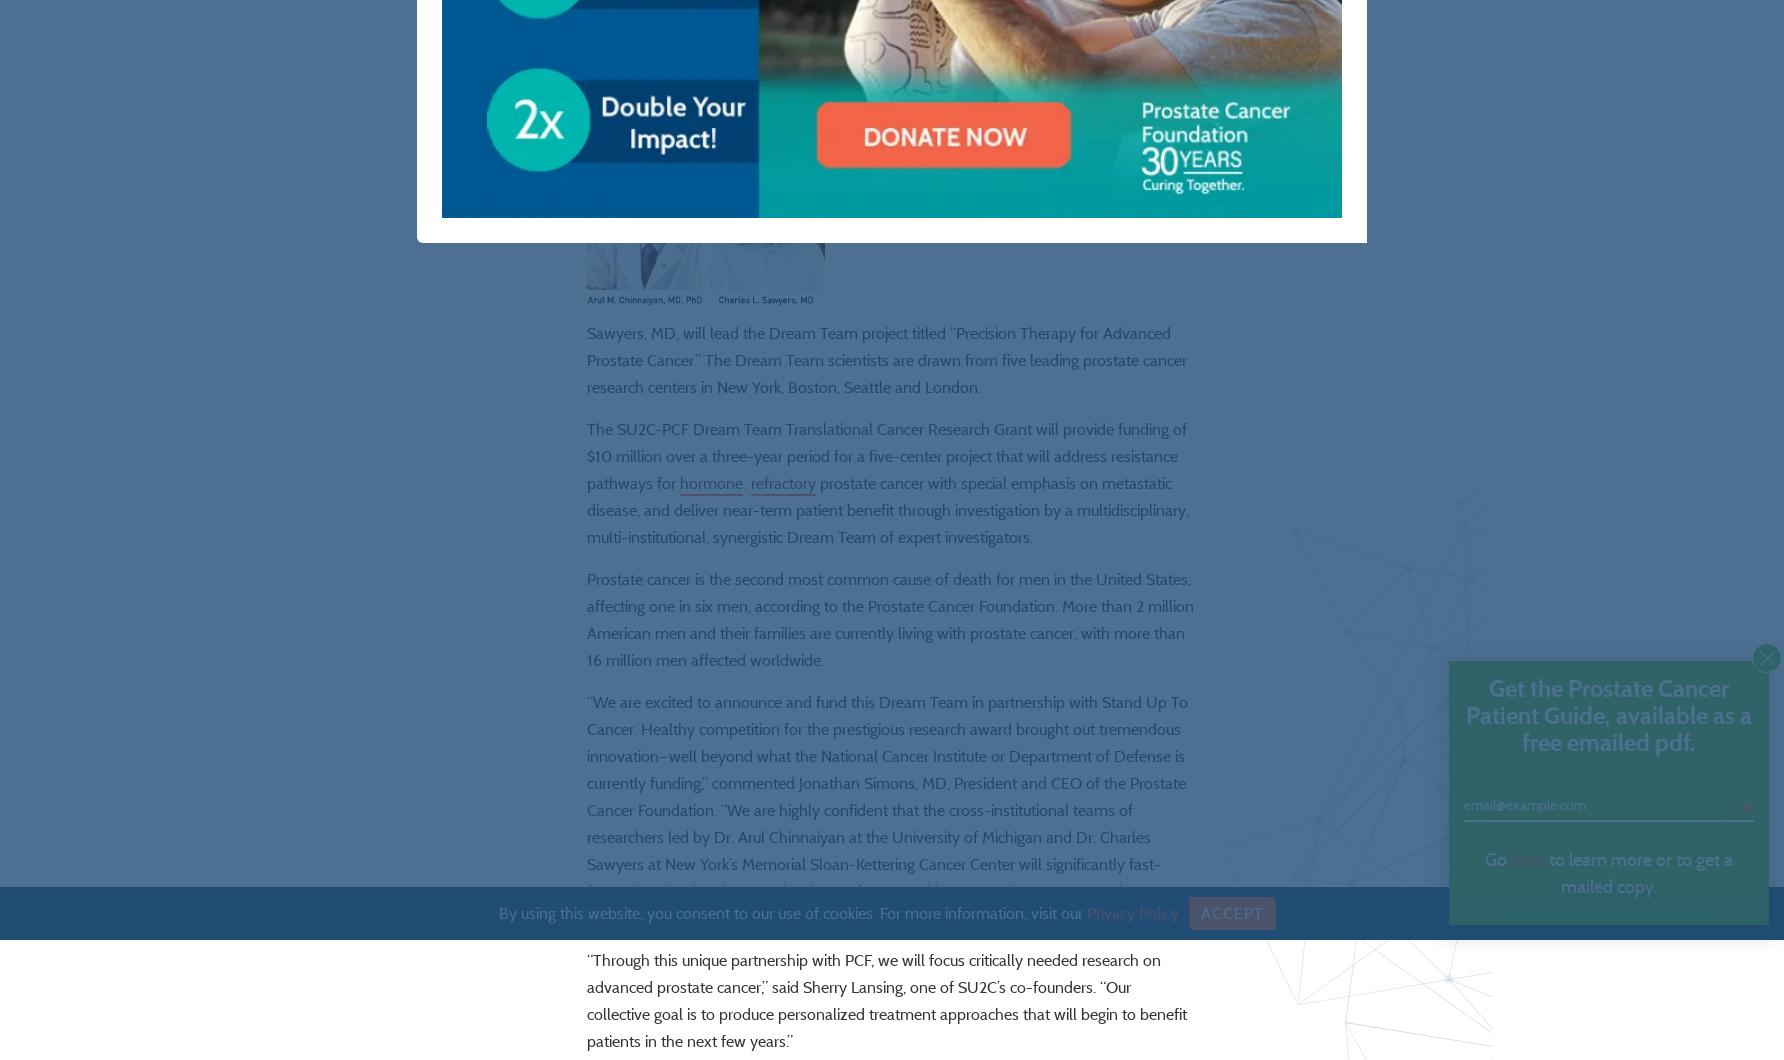 This screenshot has width=1784, height=1060. Describe the element at coordinates (1608, 714) in the screenshot. I see `'Get the Prostate Cancer Patient Guide, available as a free emailed pdf.'` at that location.